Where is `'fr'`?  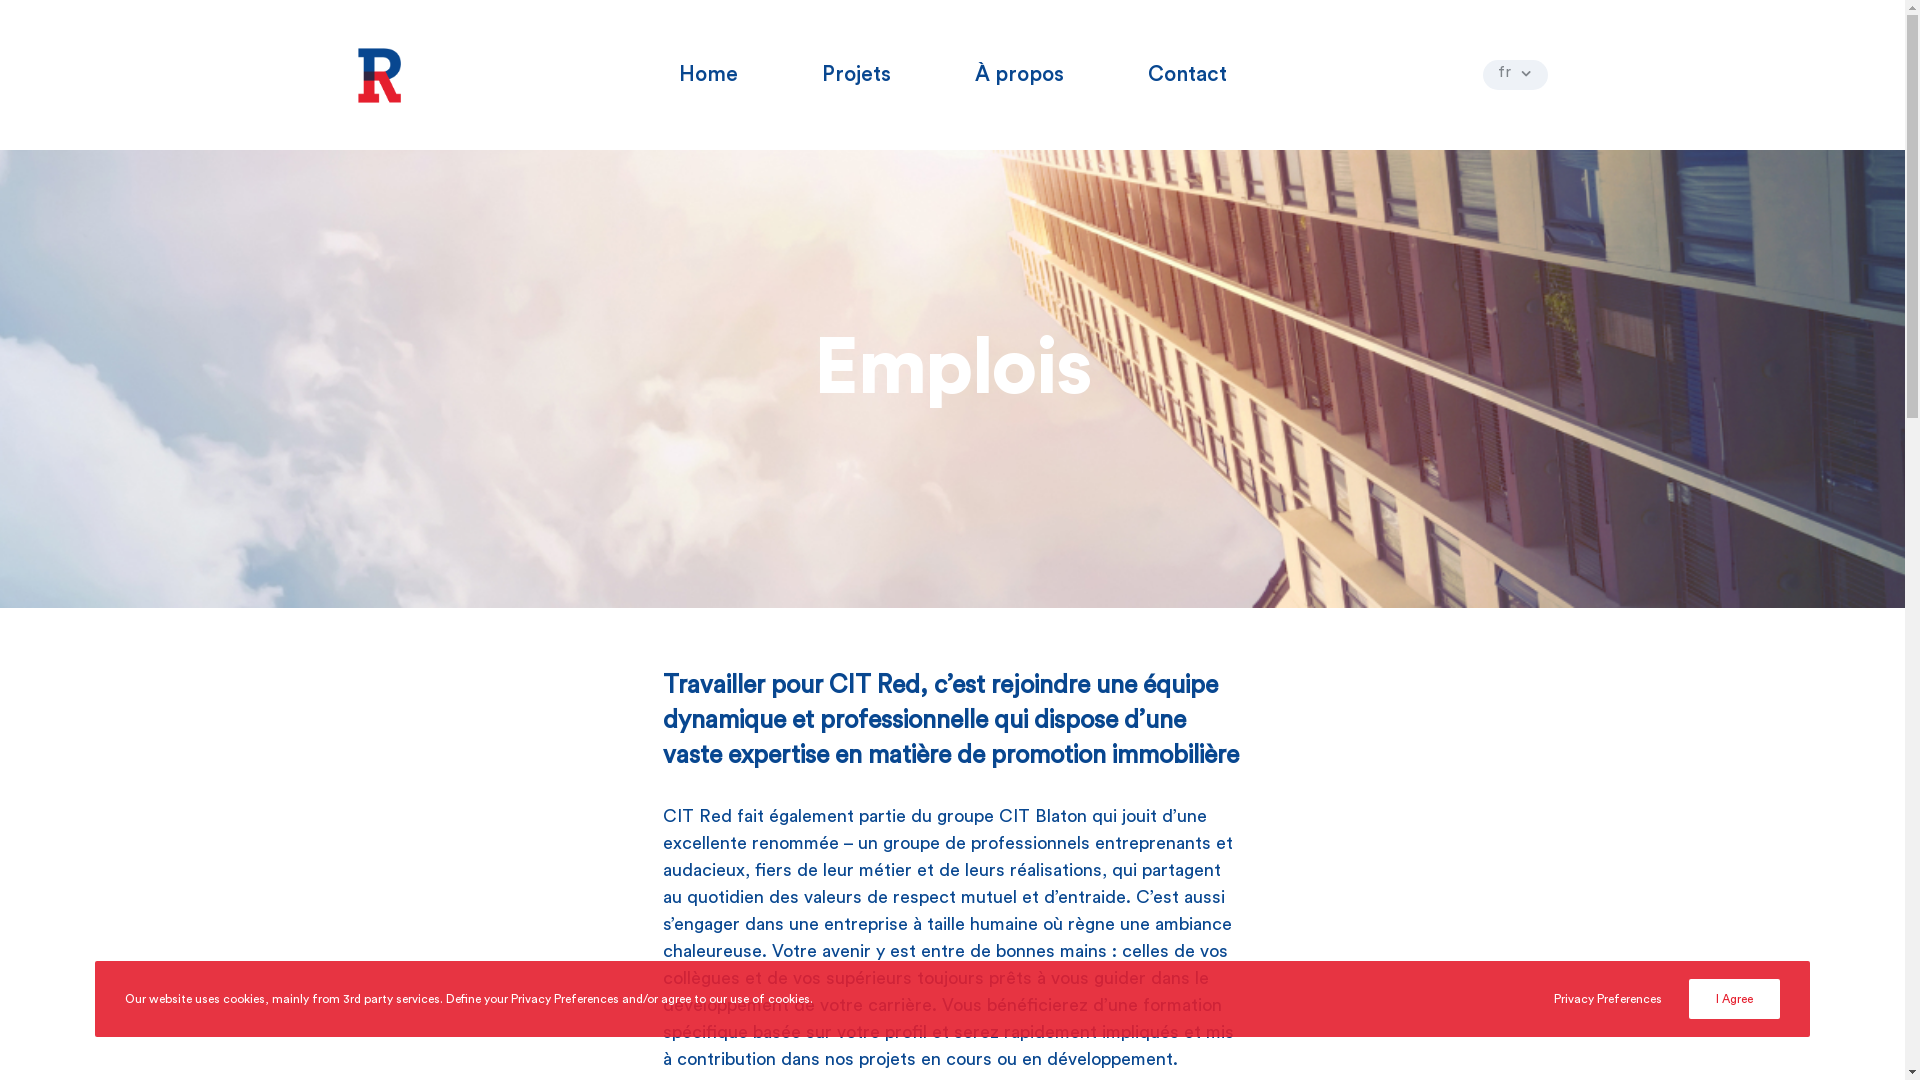
'fr' is located at coordinates (1514, 73).